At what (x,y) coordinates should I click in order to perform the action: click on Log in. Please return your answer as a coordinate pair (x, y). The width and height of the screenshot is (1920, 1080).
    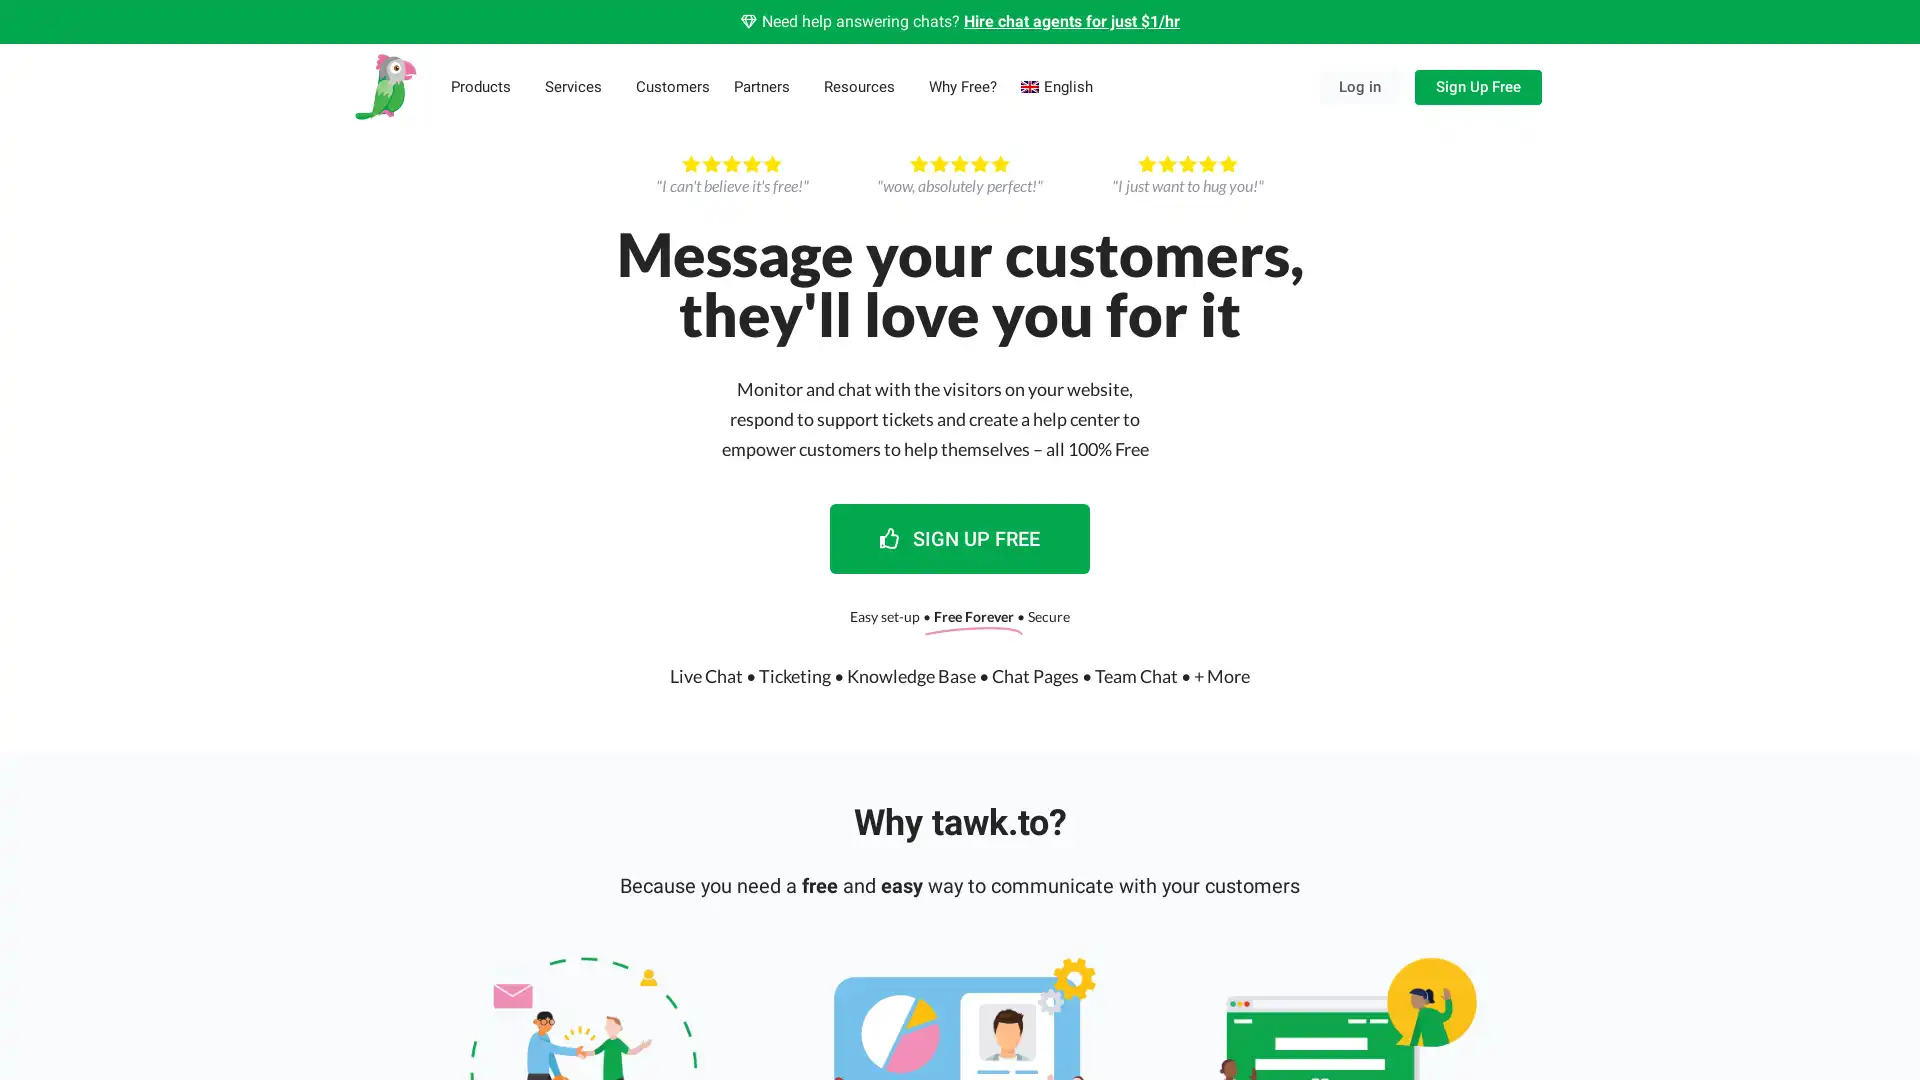
    Looking at the image, I should click on (1359, 85).